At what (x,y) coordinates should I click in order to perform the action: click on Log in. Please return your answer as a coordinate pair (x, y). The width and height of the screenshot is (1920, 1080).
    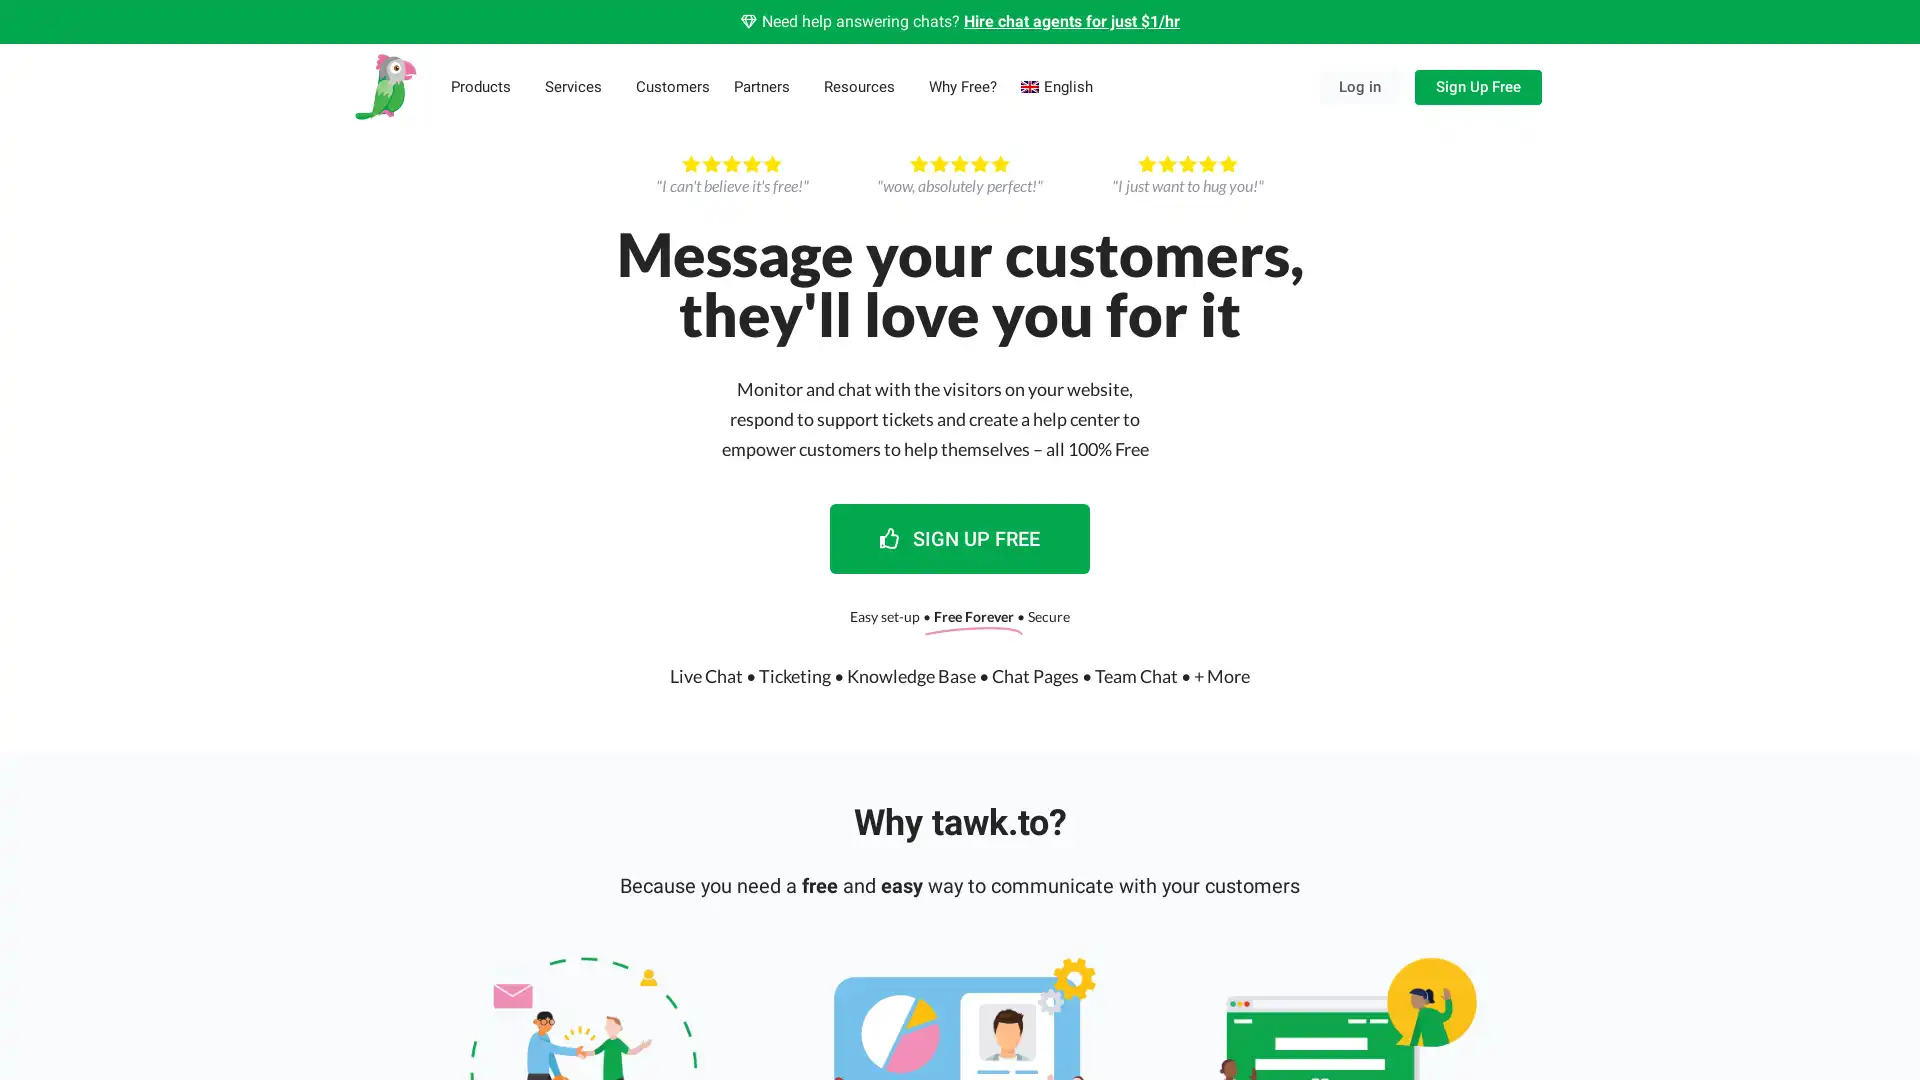
    Looking at the image, I should click on (1359, 85).